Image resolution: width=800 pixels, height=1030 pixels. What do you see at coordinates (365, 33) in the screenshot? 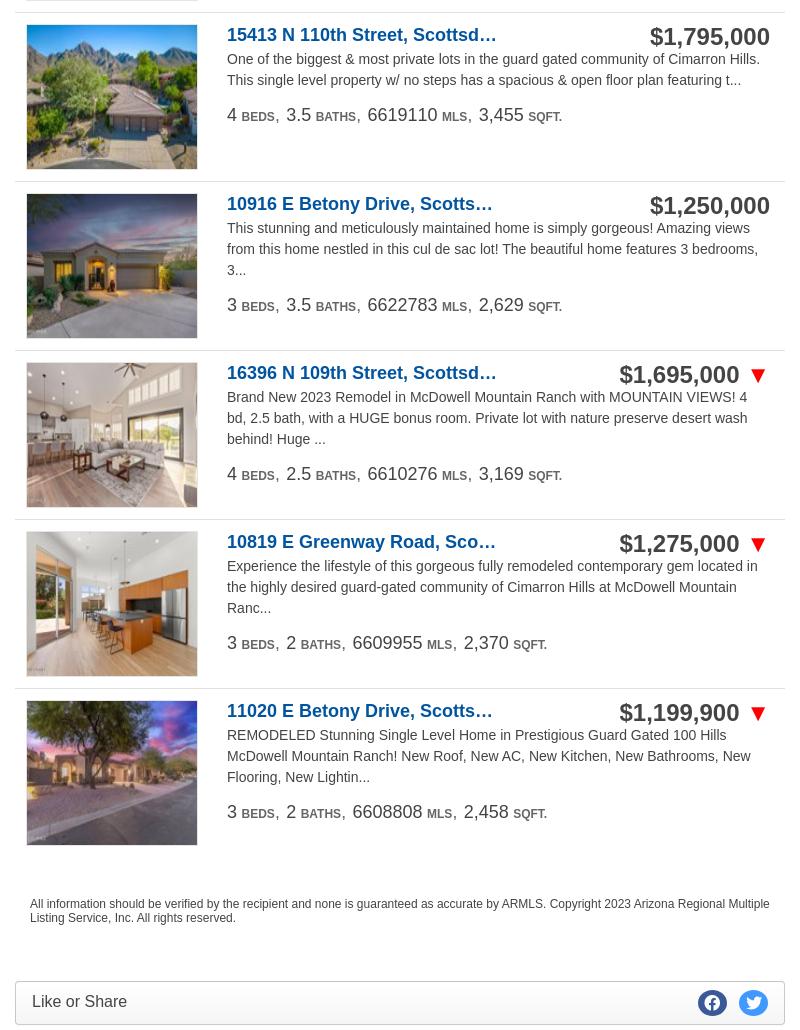
I see `'15413 N 110th Street, Scottsdale'` at bounding box center [365, 33].